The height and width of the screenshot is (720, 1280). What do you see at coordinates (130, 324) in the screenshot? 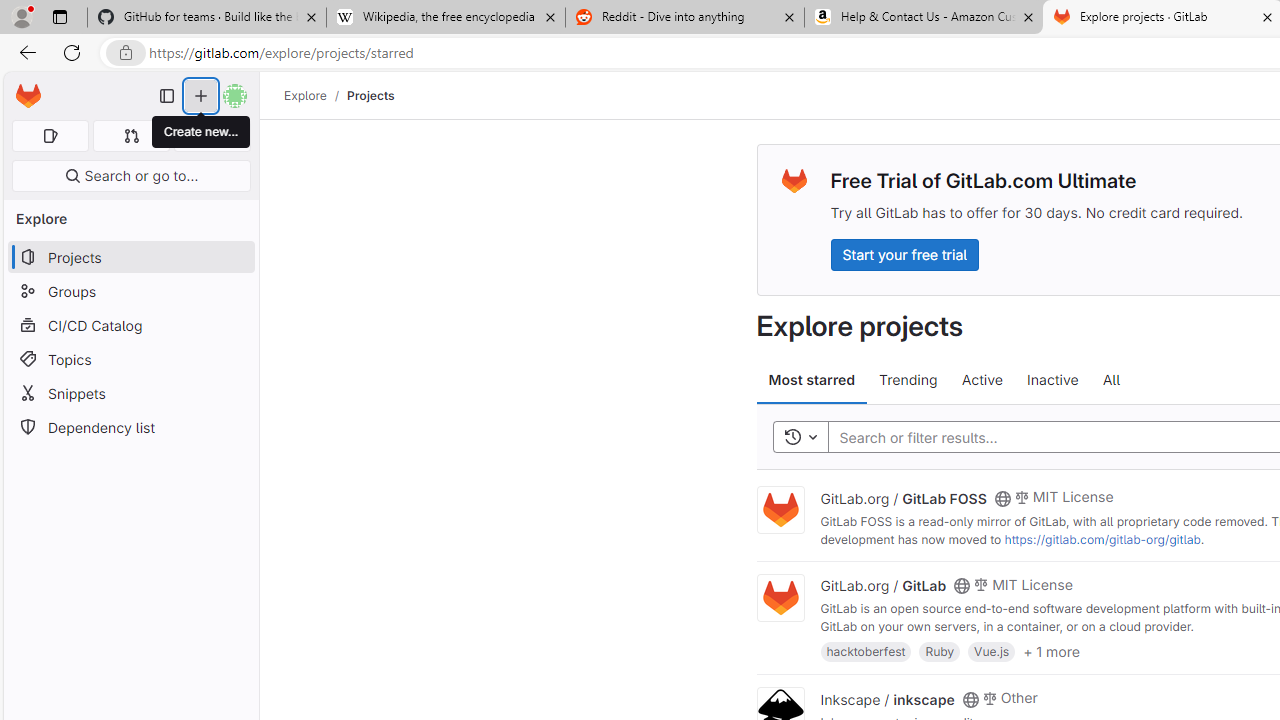
I see `'CI/CD Catalog'` at bounding box center [130, 324].